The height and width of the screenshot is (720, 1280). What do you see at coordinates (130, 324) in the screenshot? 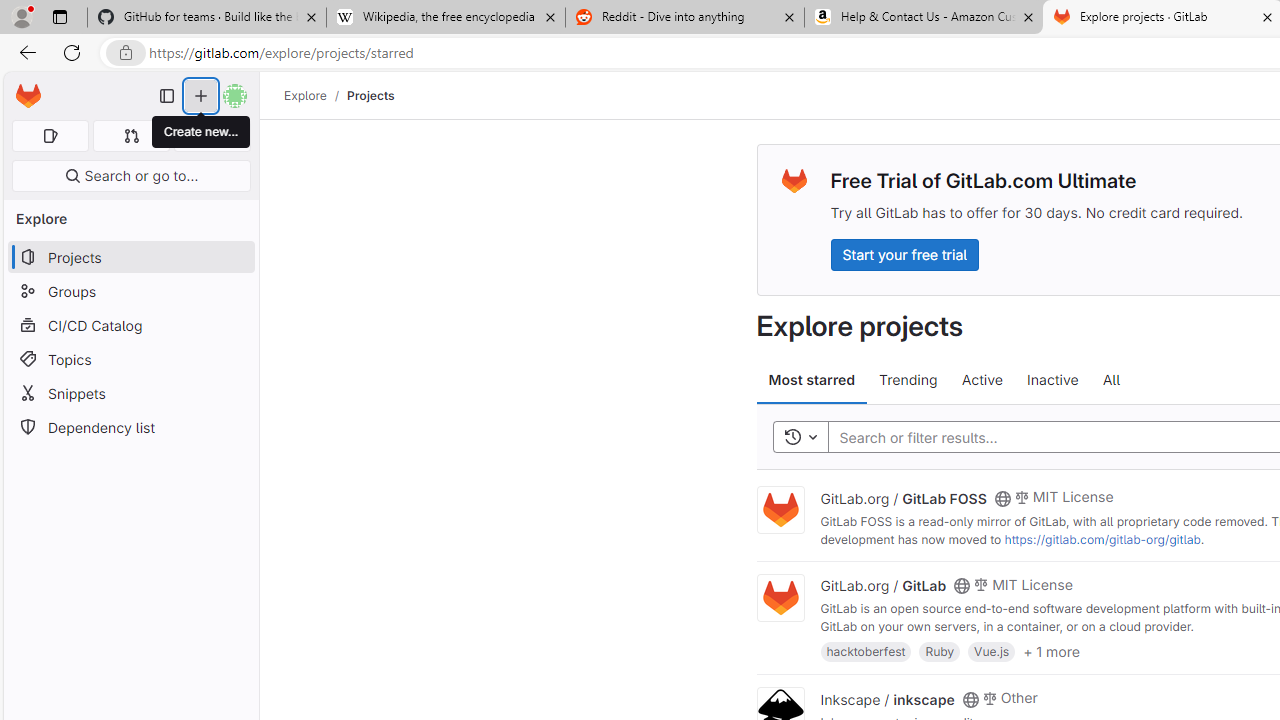
I see `'CI/CD Catalog'` at bounding box center [130, 324].